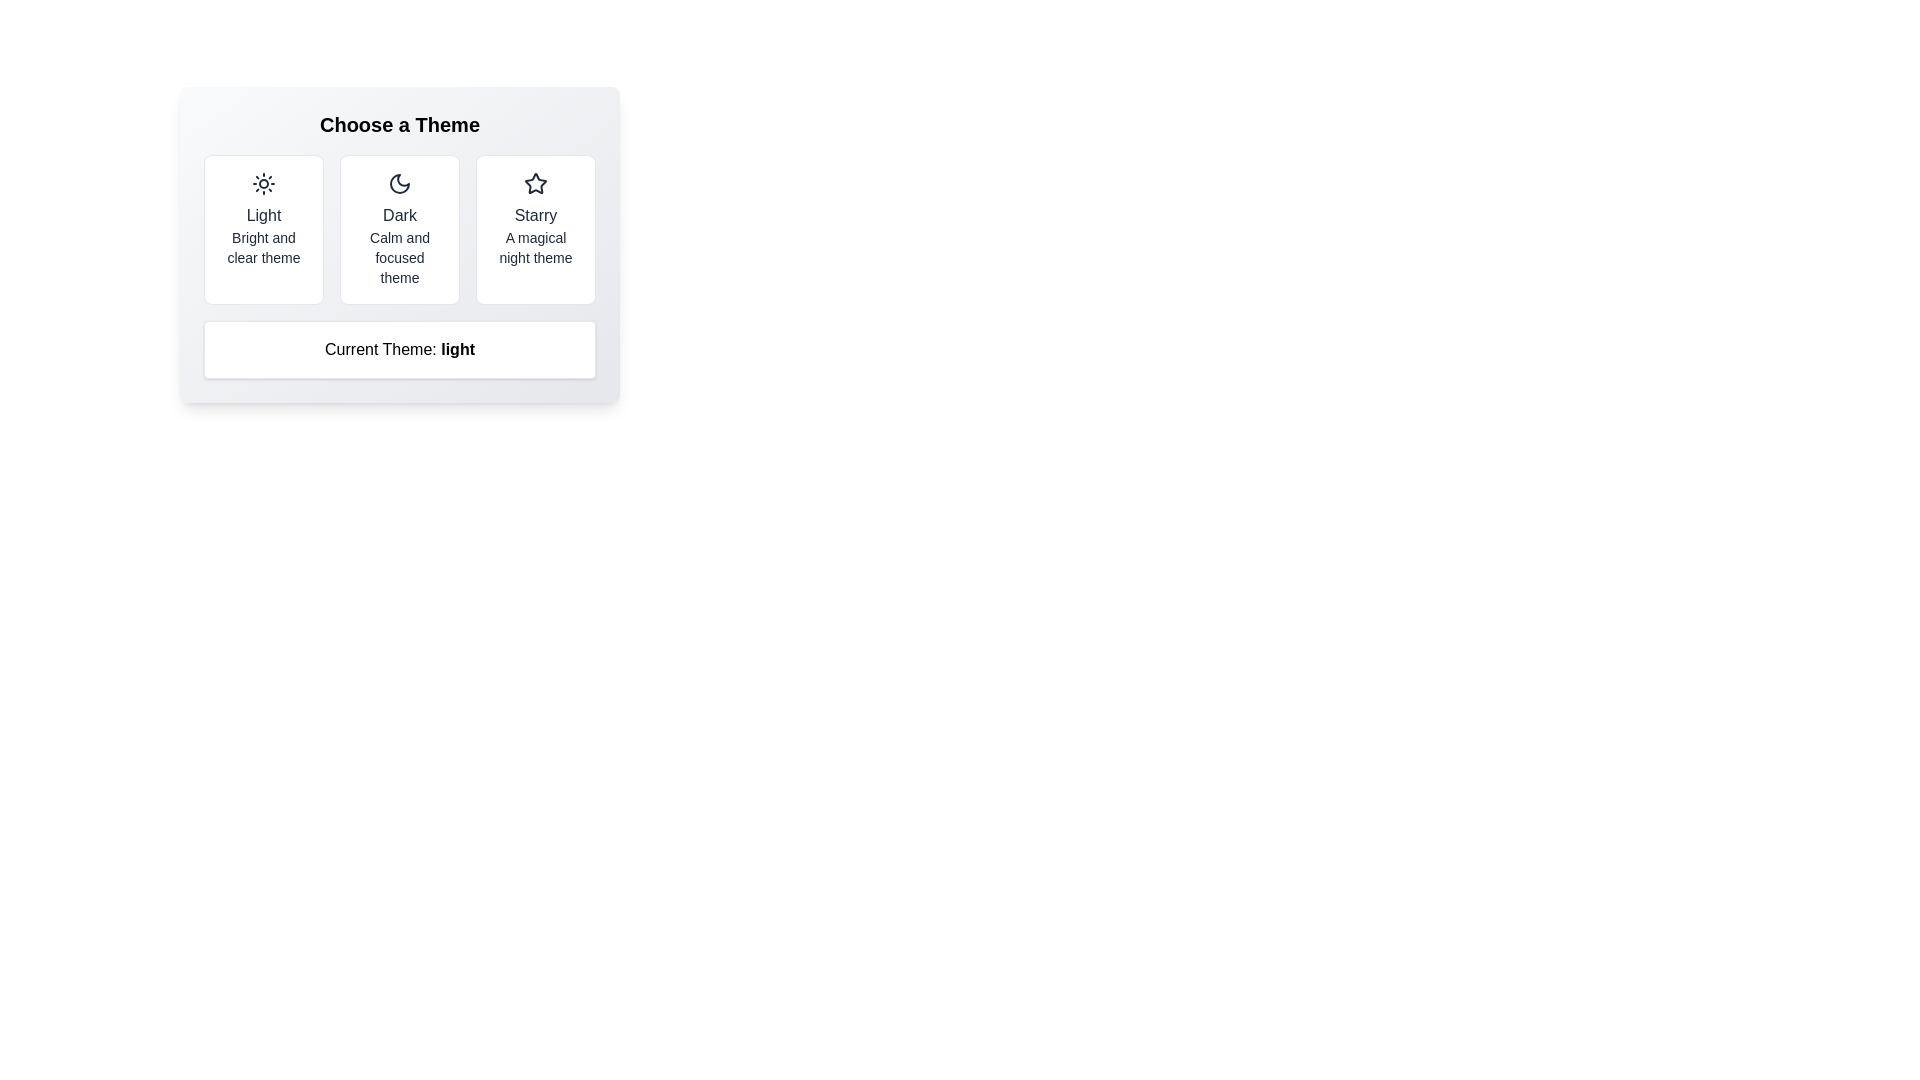  What do you see at coordinates (536, 229) in the screenshot?
I see `the theme button corresponding to Starry` at bounding box center [536, 229].